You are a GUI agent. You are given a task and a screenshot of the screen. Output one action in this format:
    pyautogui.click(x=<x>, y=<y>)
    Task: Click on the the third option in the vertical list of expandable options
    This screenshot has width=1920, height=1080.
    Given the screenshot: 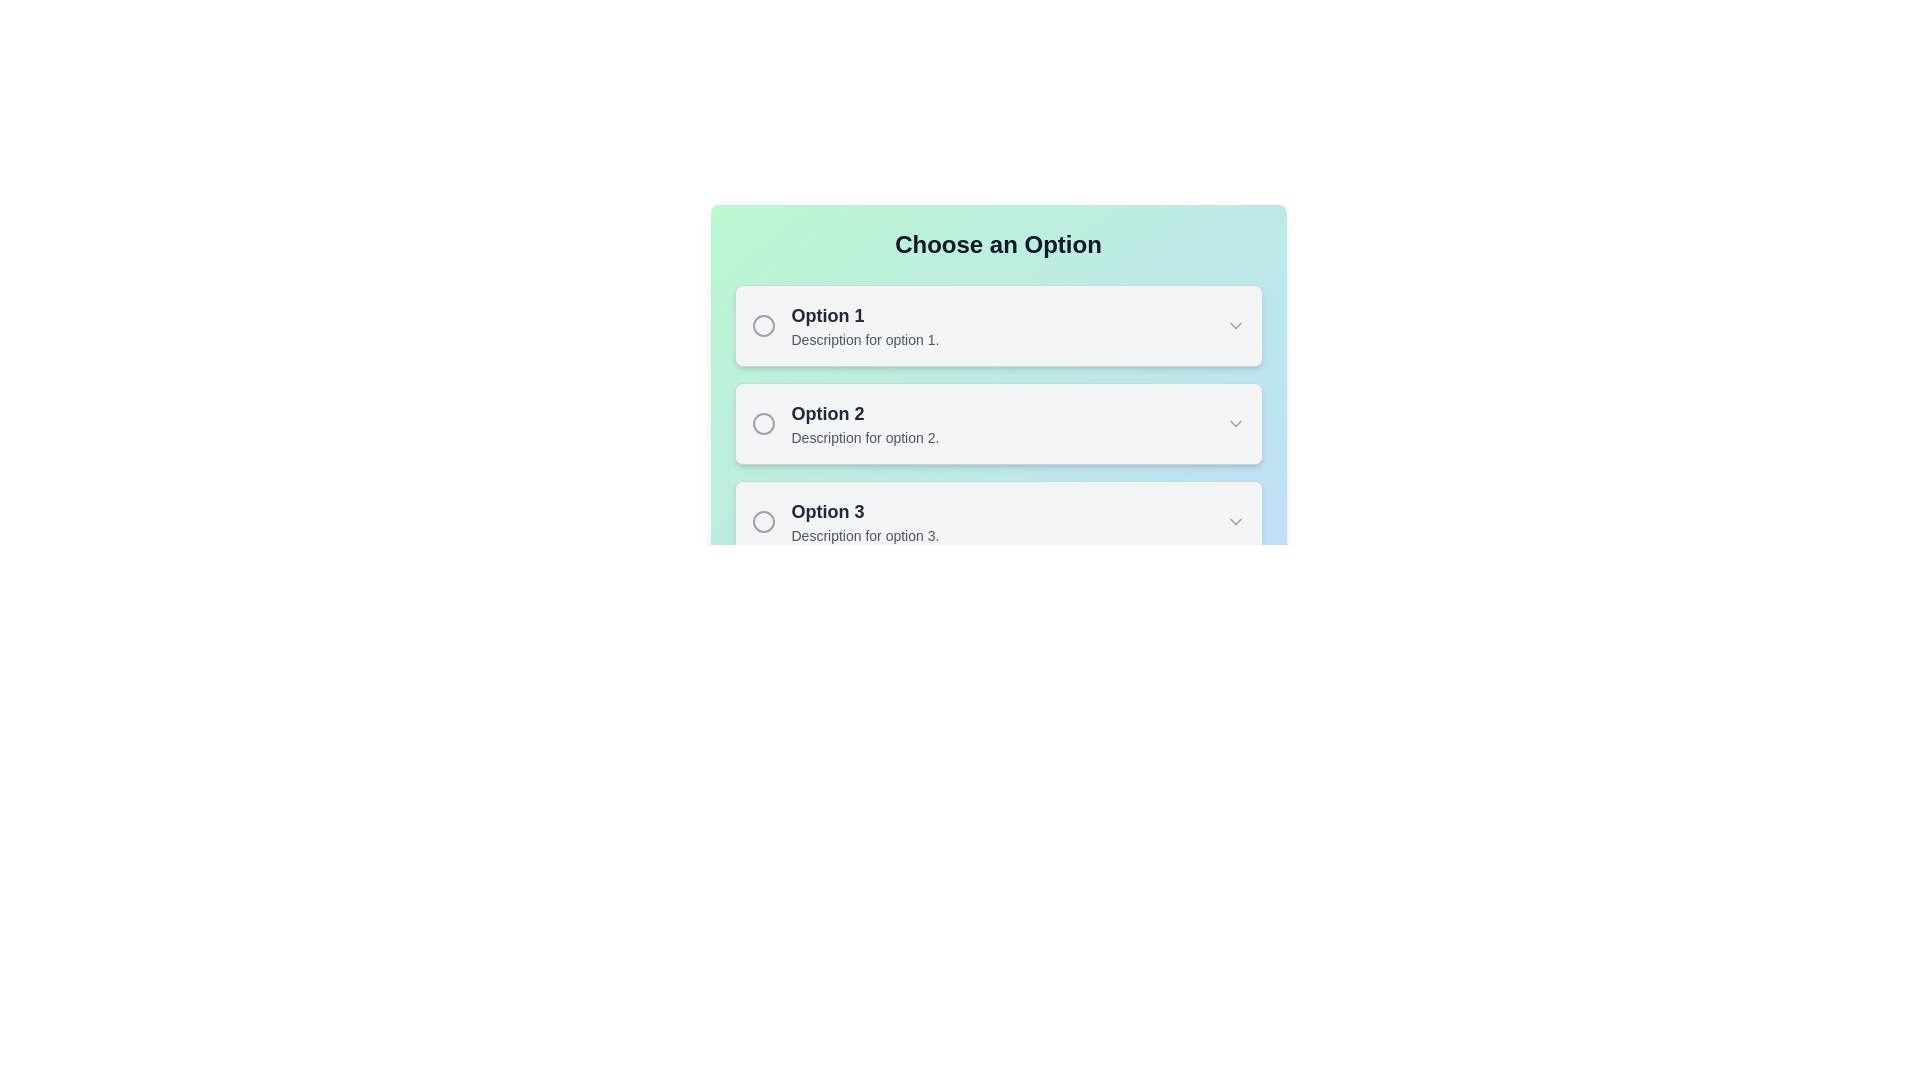 What is the action you would take?
    pyautogui.click(x=998, y=520)
    